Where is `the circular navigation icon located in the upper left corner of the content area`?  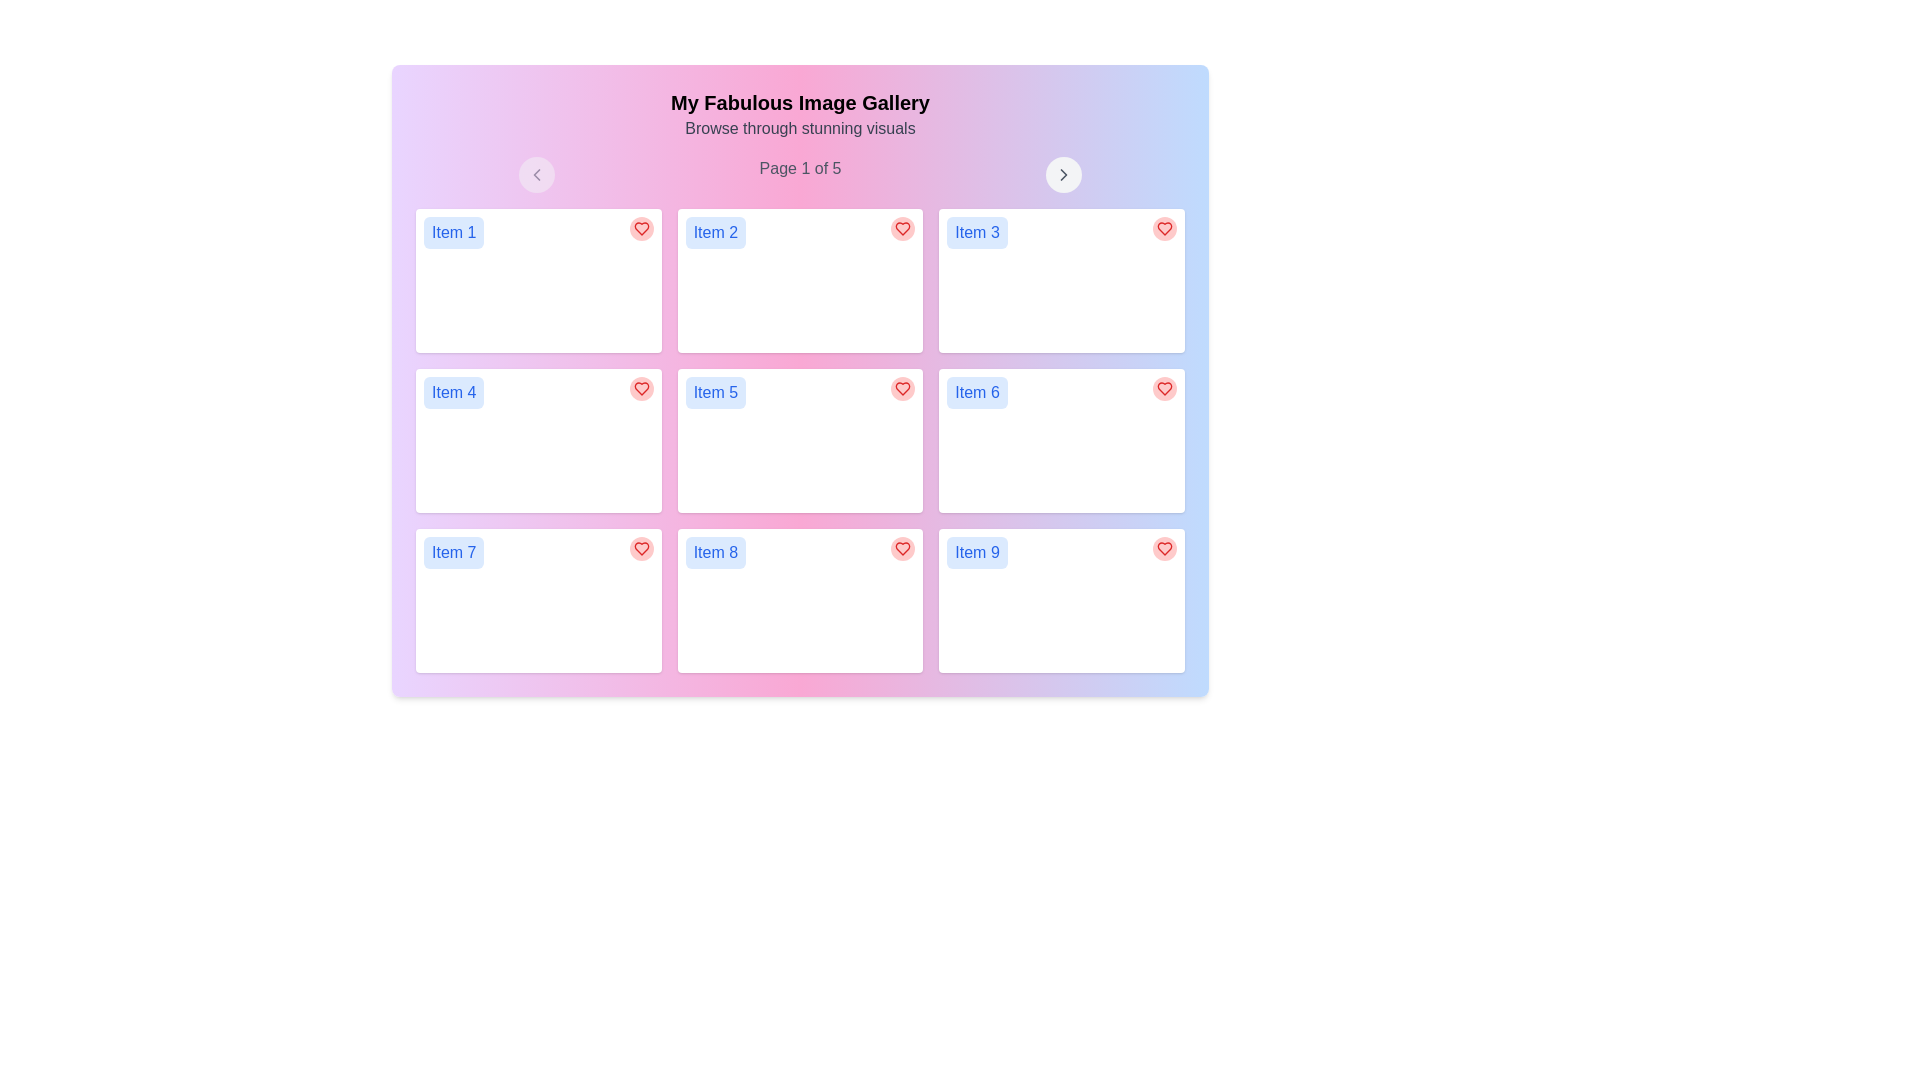 the circular navigation icon located in the upper left corner of the content area is located at coordinates (536, 173).